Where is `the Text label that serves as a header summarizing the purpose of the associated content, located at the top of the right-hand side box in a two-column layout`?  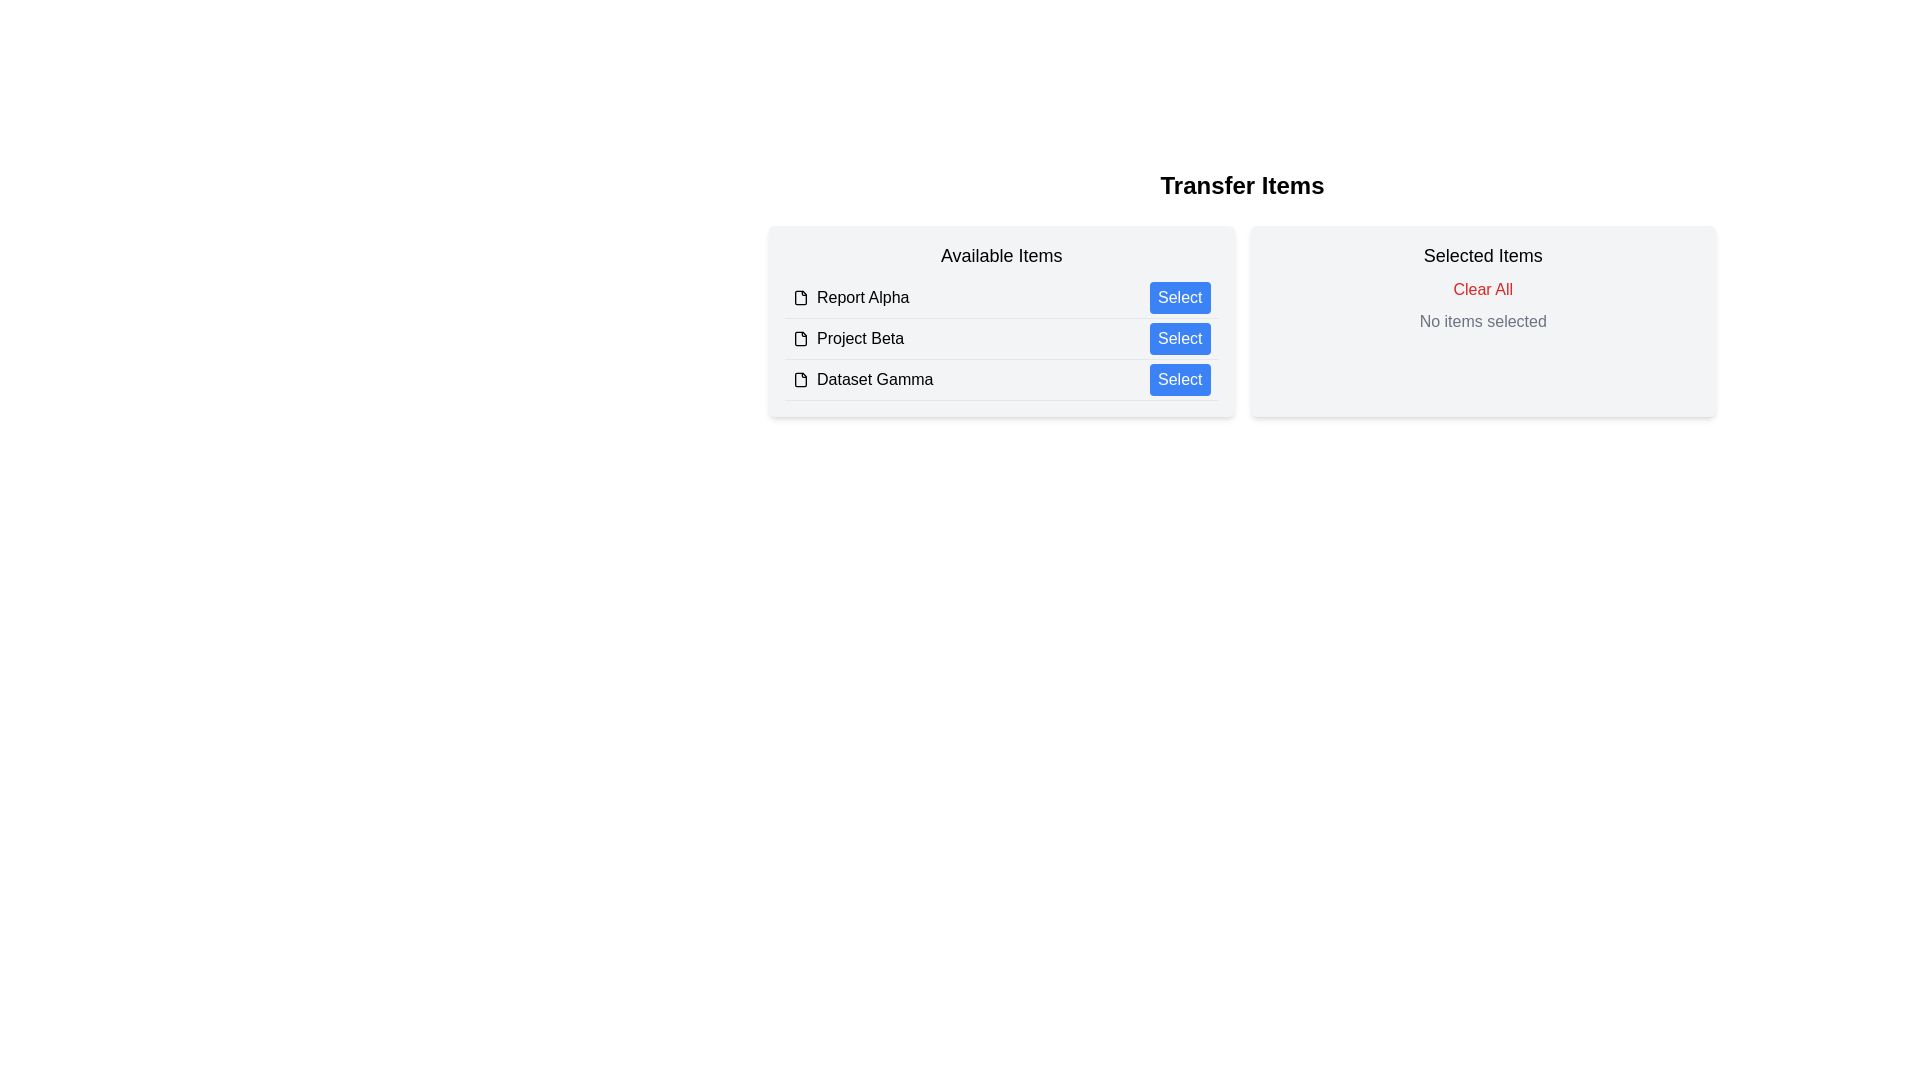 the Text label that serves as a header summarizing the purpose of the associated content, located at the top of the right-hand side box in a two-column layout is located at coordinates (1483, 254).